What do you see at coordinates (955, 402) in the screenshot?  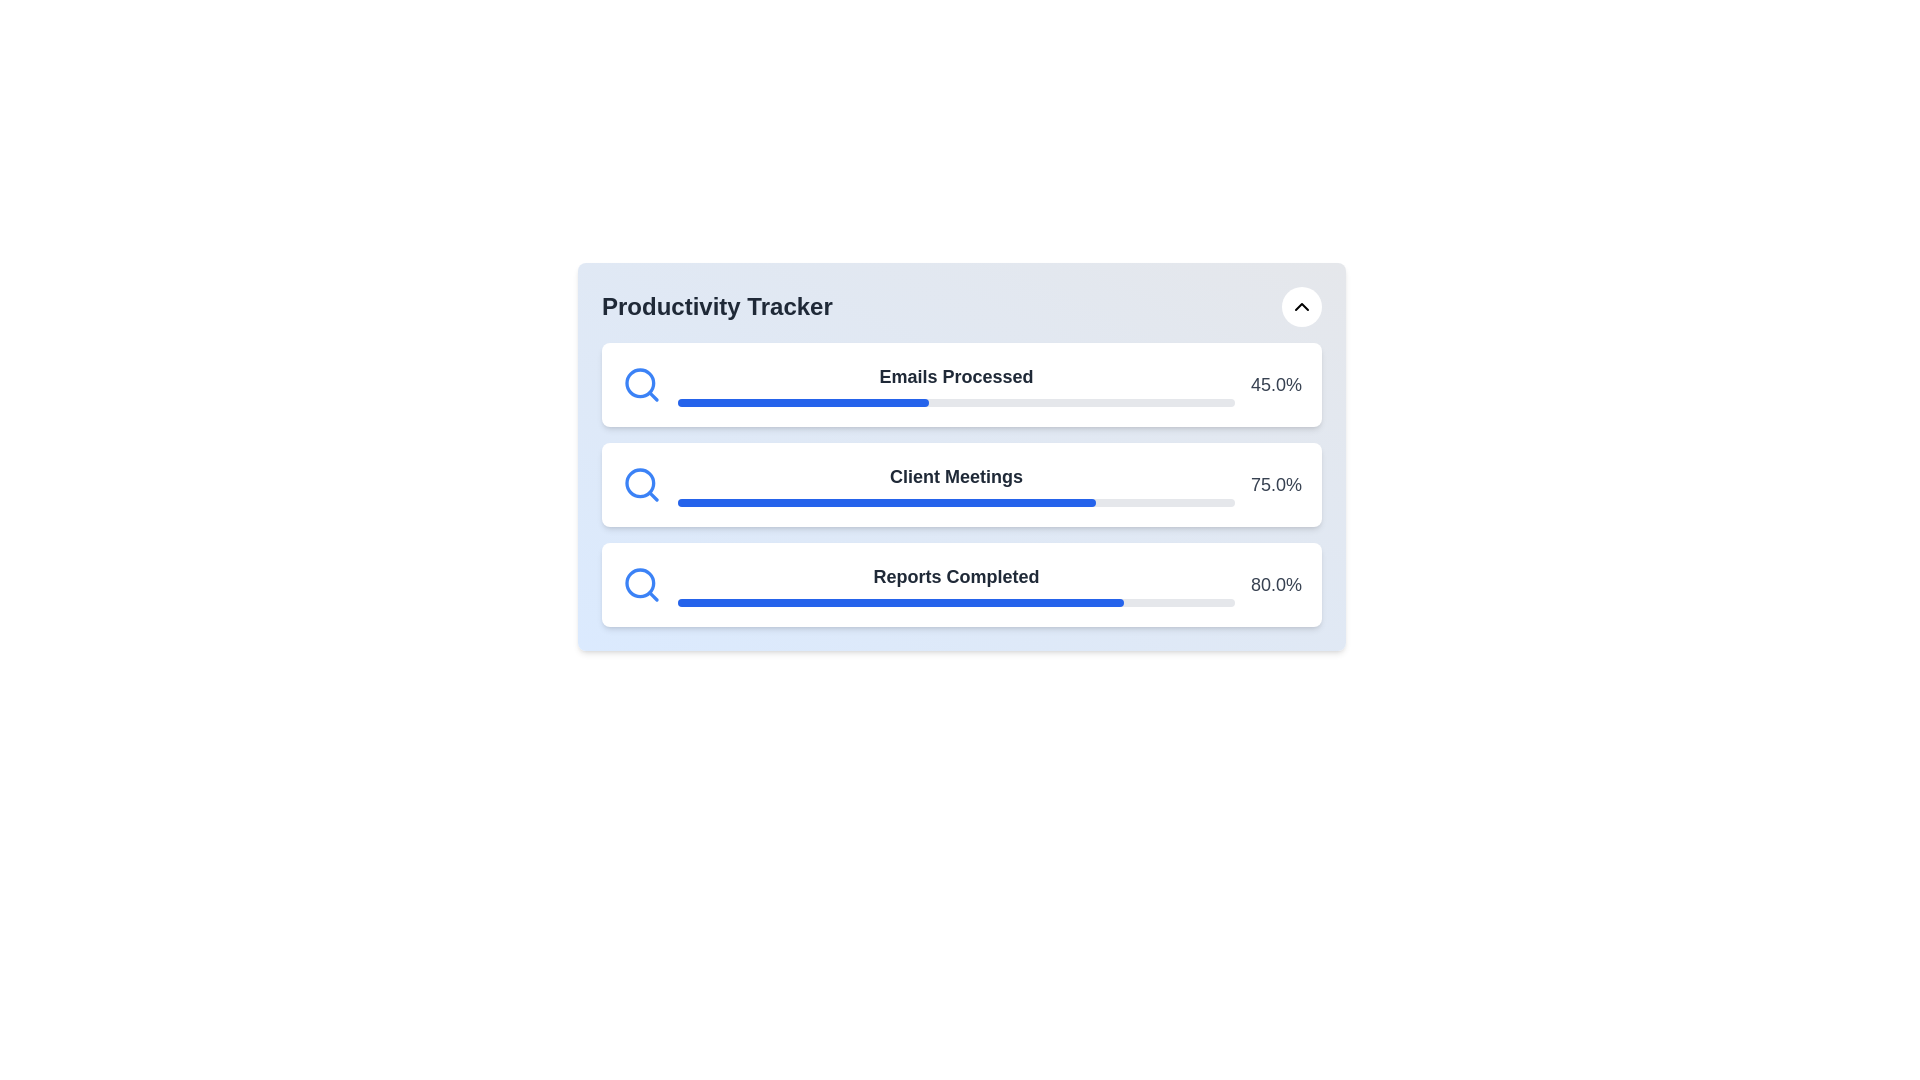 I see `the Progress Bar displaying the proportion of 'Emails Processed', located in the 'Emails Processed' section of the 'Productivity Tracker' interface, situated below the label 'Emails Processed'` at bounding box center [955, 402].